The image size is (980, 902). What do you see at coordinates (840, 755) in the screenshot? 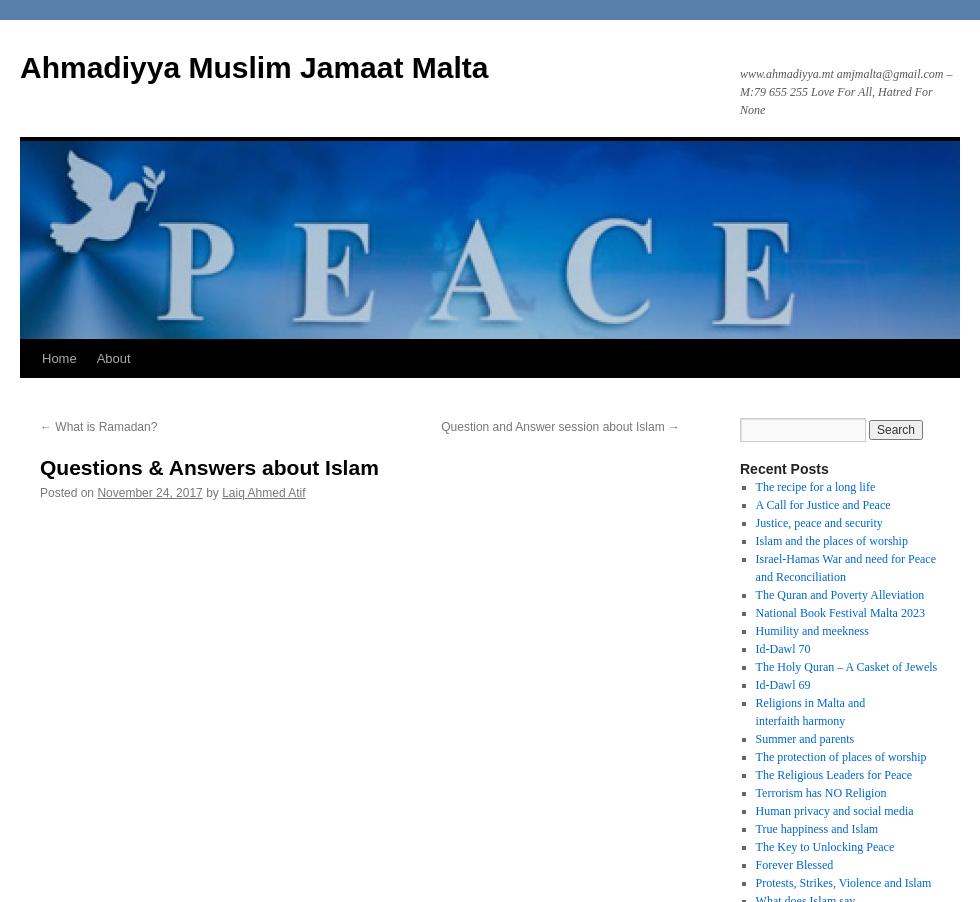
I see `'The protection of places of worship'` at bounding box center [840, 755].